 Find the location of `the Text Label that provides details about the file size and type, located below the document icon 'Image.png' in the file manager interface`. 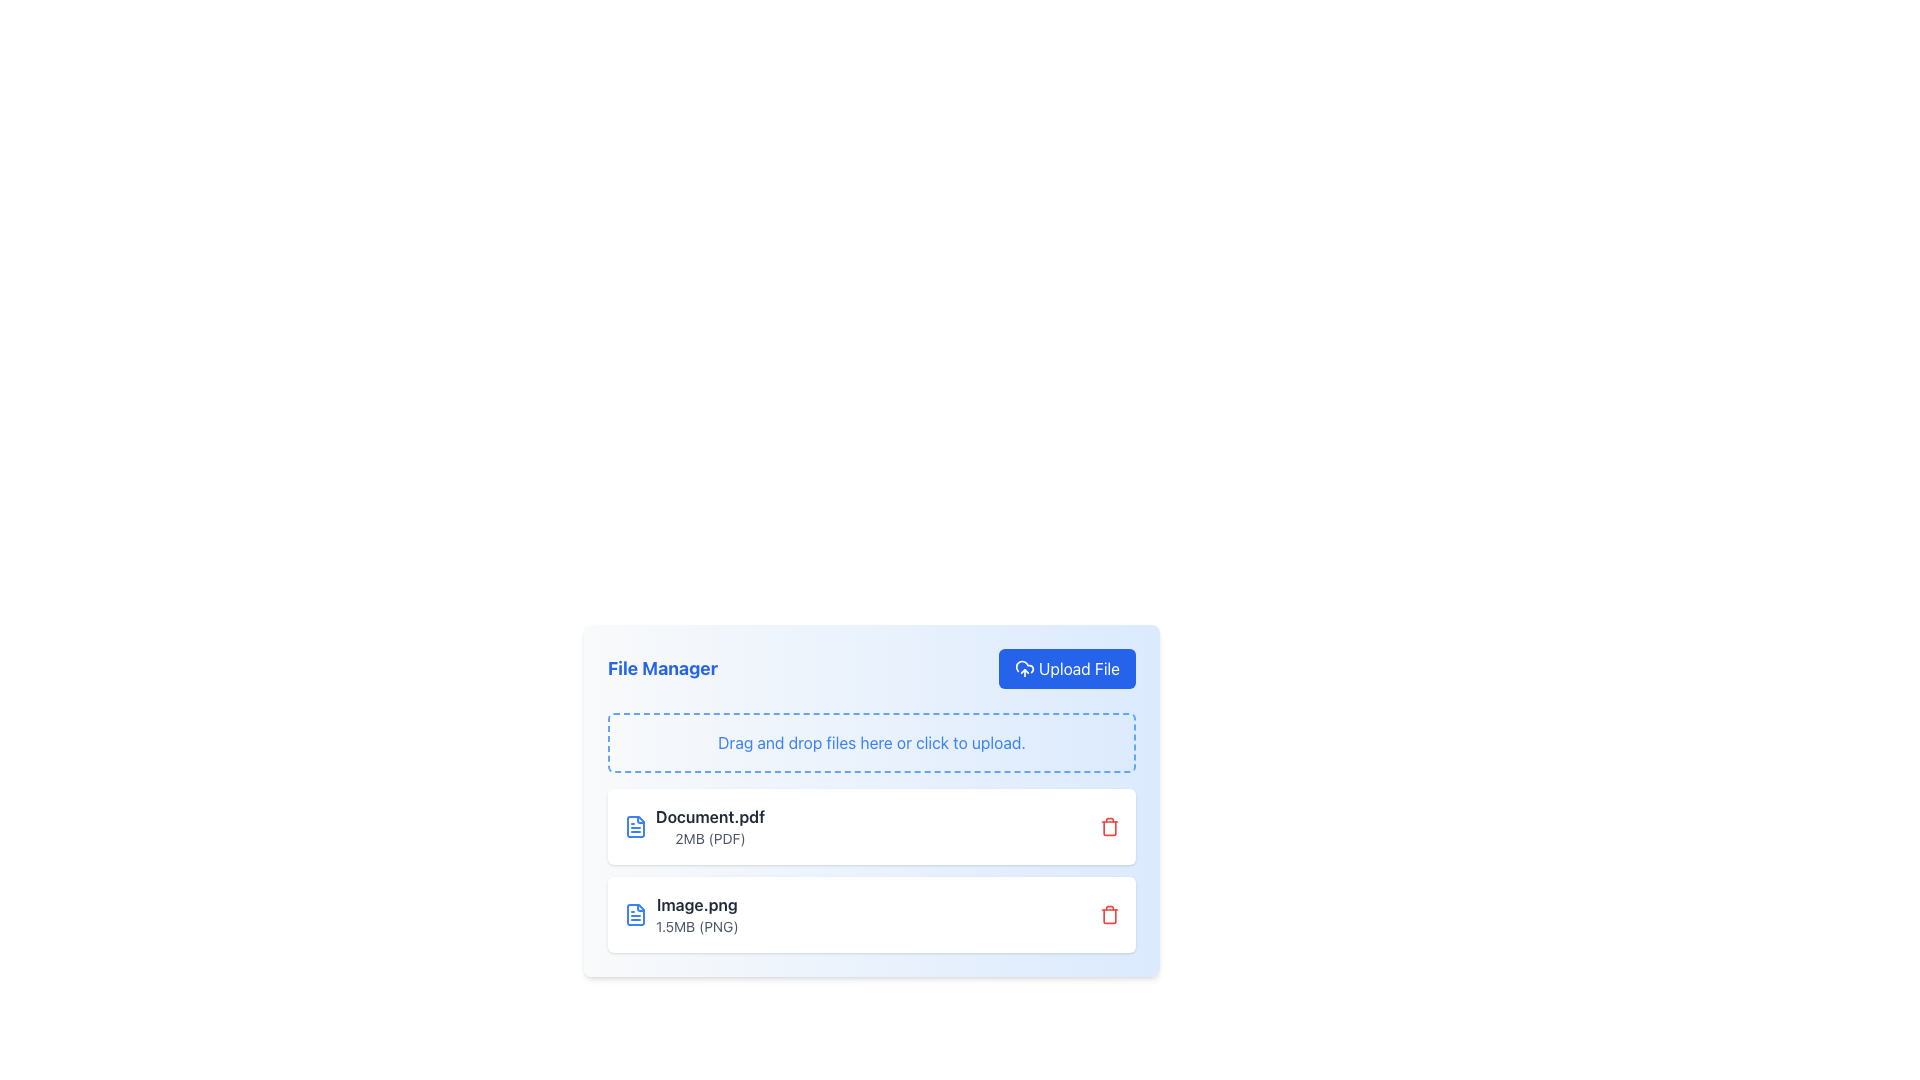

the Text Label that provides details about the file size and type, located below the document icon 'Image.png' in the file manager interface is located at coordinates (697, 926).